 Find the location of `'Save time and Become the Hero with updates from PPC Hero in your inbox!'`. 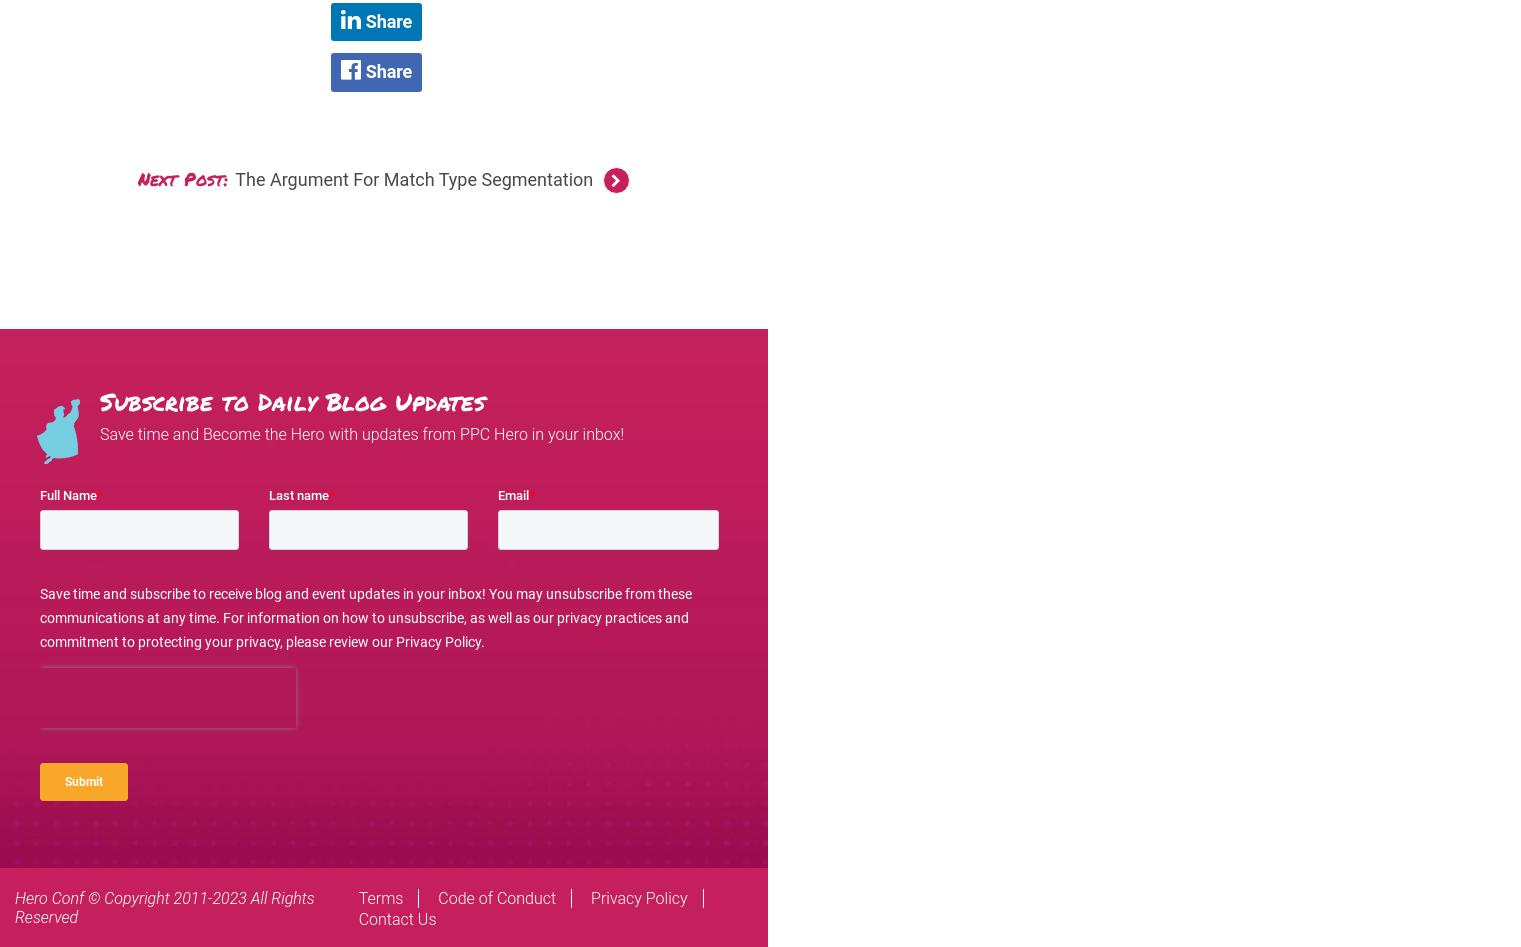

'Save time and Become the Hero with updates from PPC Hero in your inbox!' is located at coordinates (360, 434).